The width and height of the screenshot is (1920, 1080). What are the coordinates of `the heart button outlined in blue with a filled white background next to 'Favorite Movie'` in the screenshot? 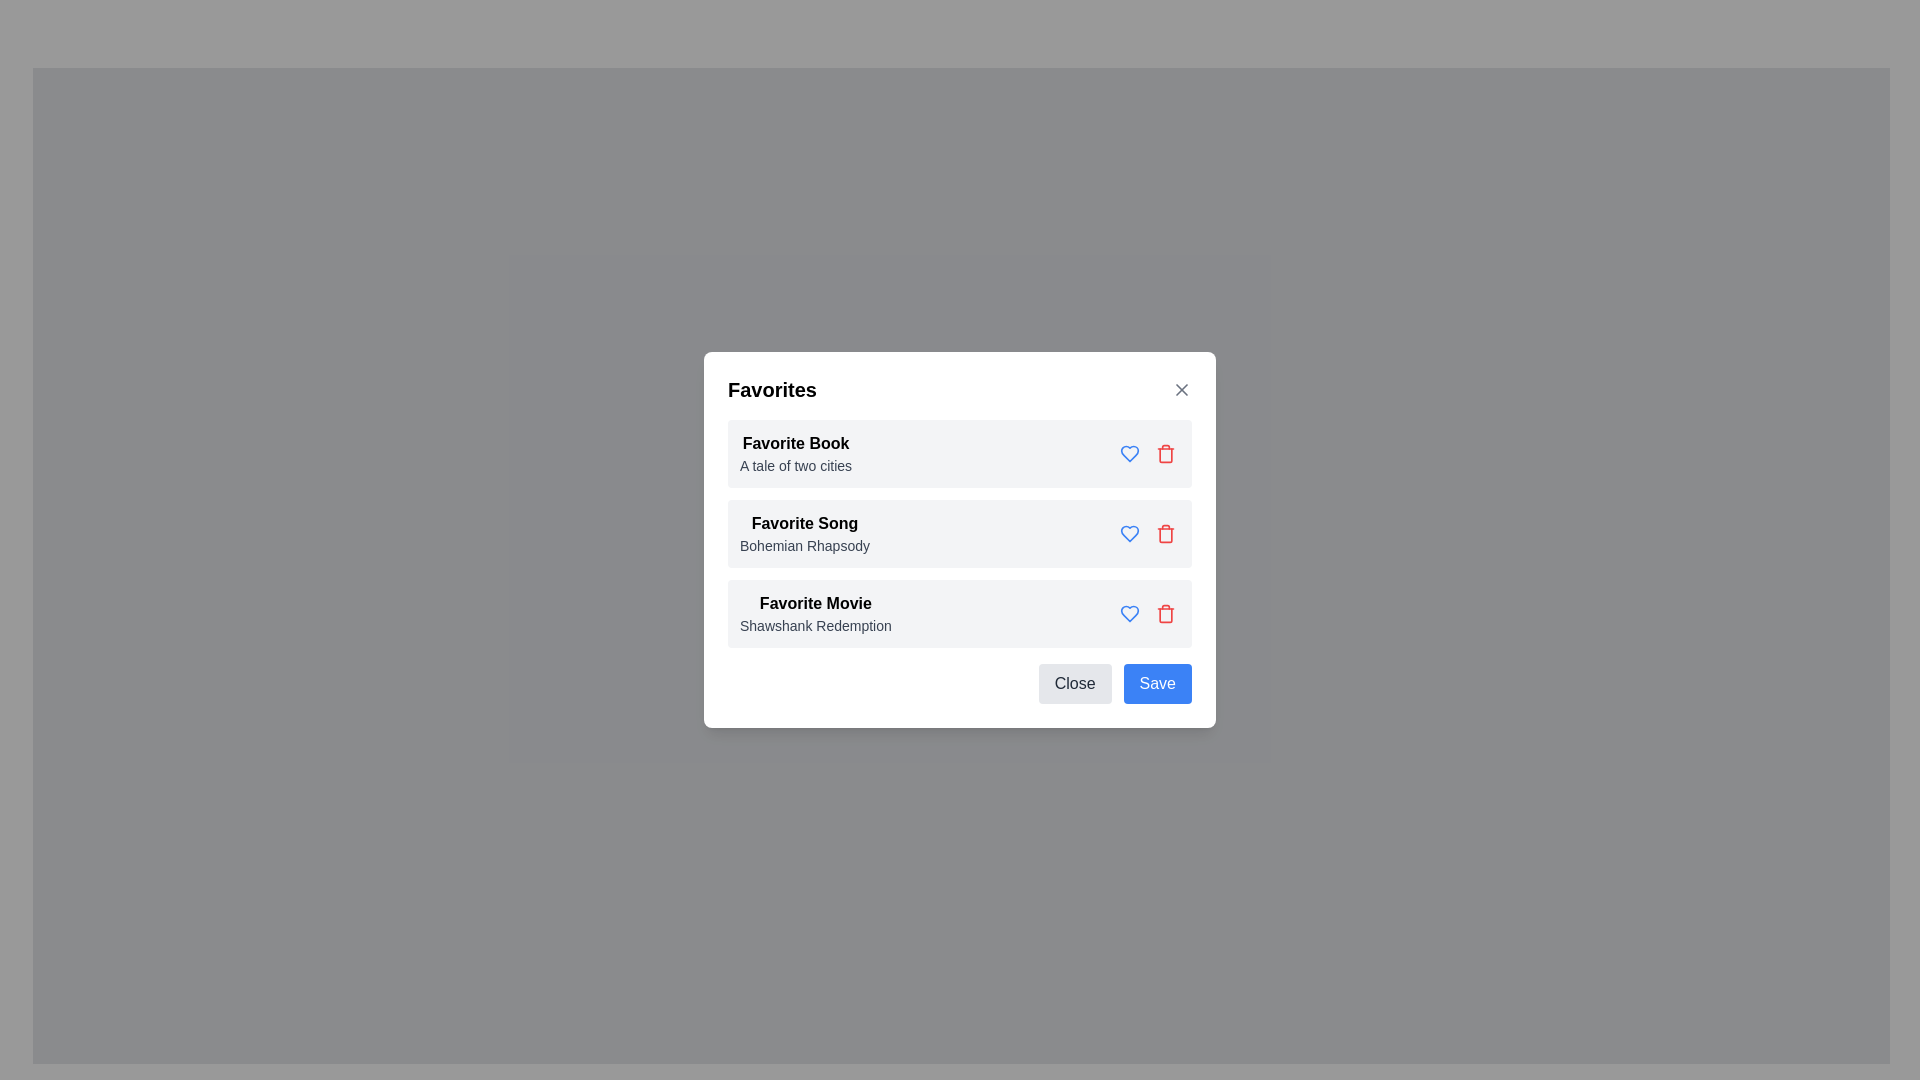 It's located at (1129, 612).